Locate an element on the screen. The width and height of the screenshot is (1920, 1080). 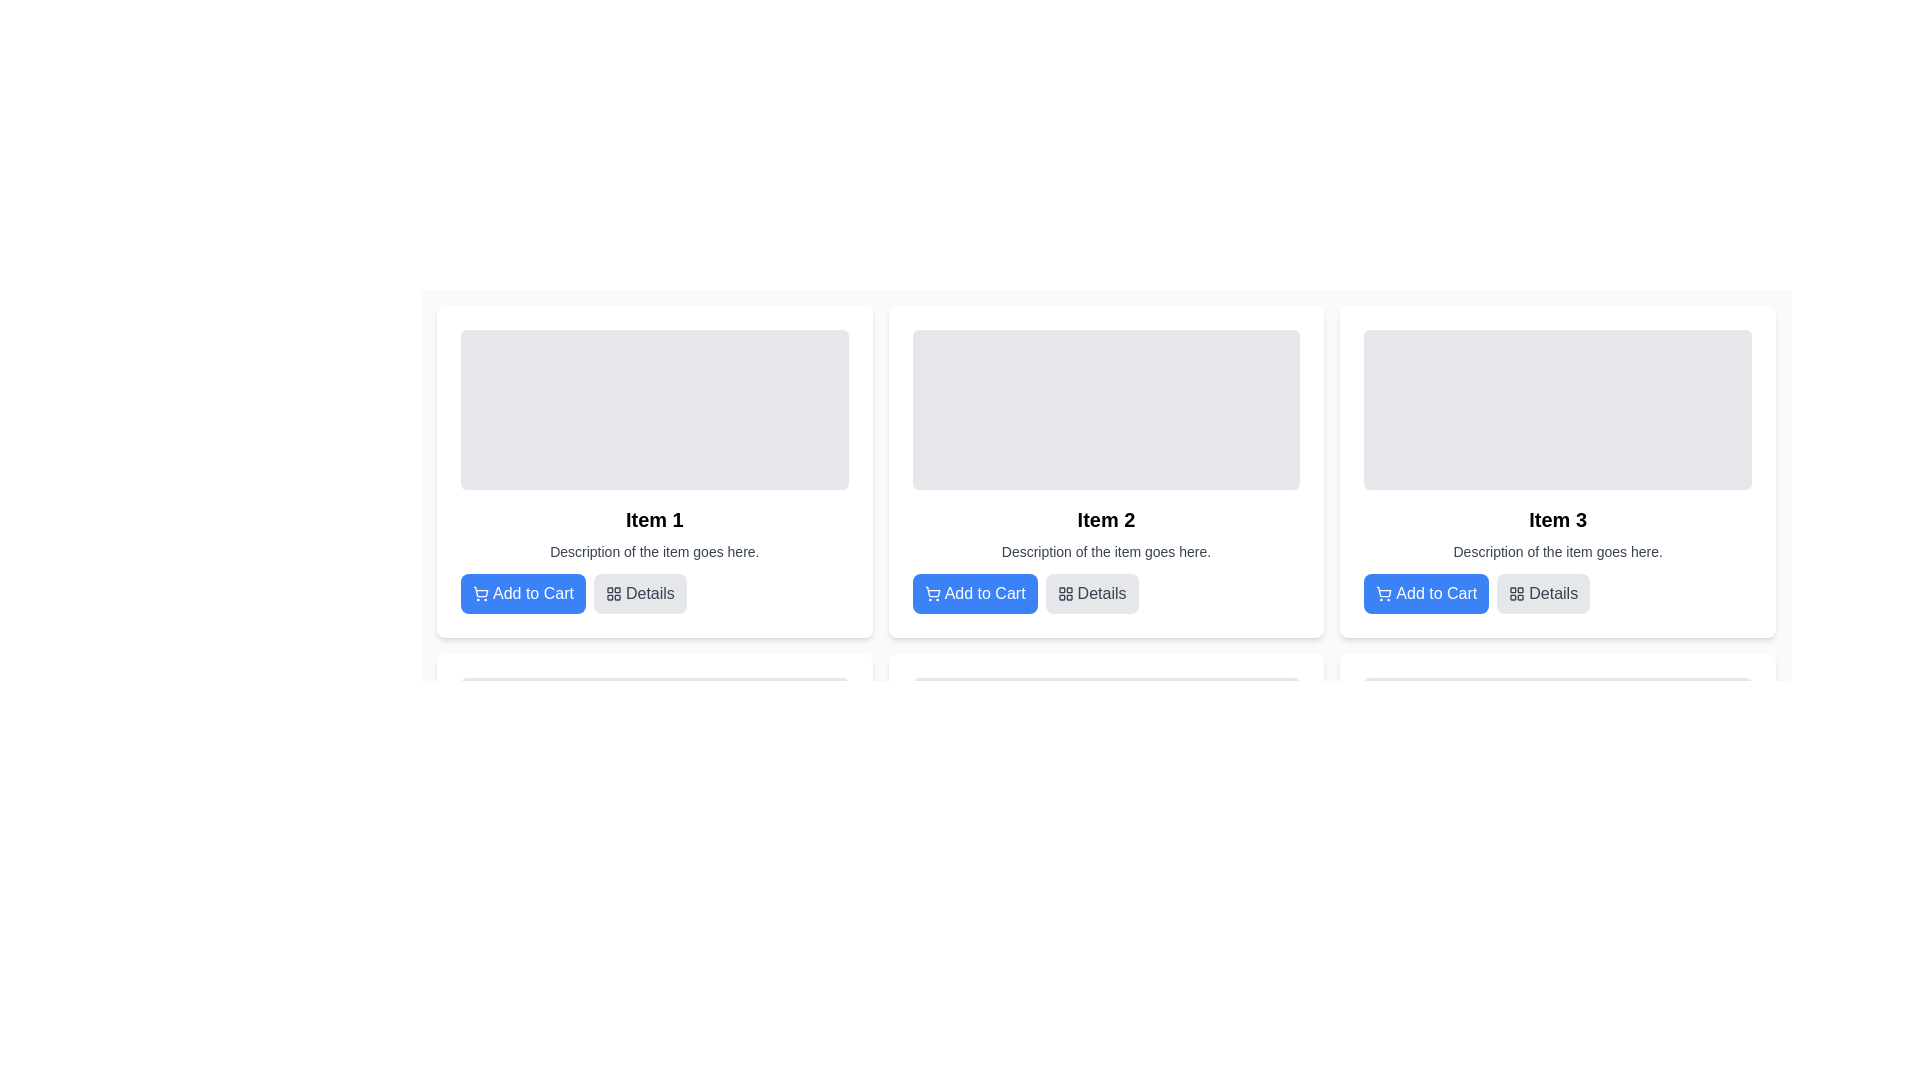
the 'Add to Cart' button, which is a rectangular button with a blue background and rounded corners is located at coordinates (523, 593).